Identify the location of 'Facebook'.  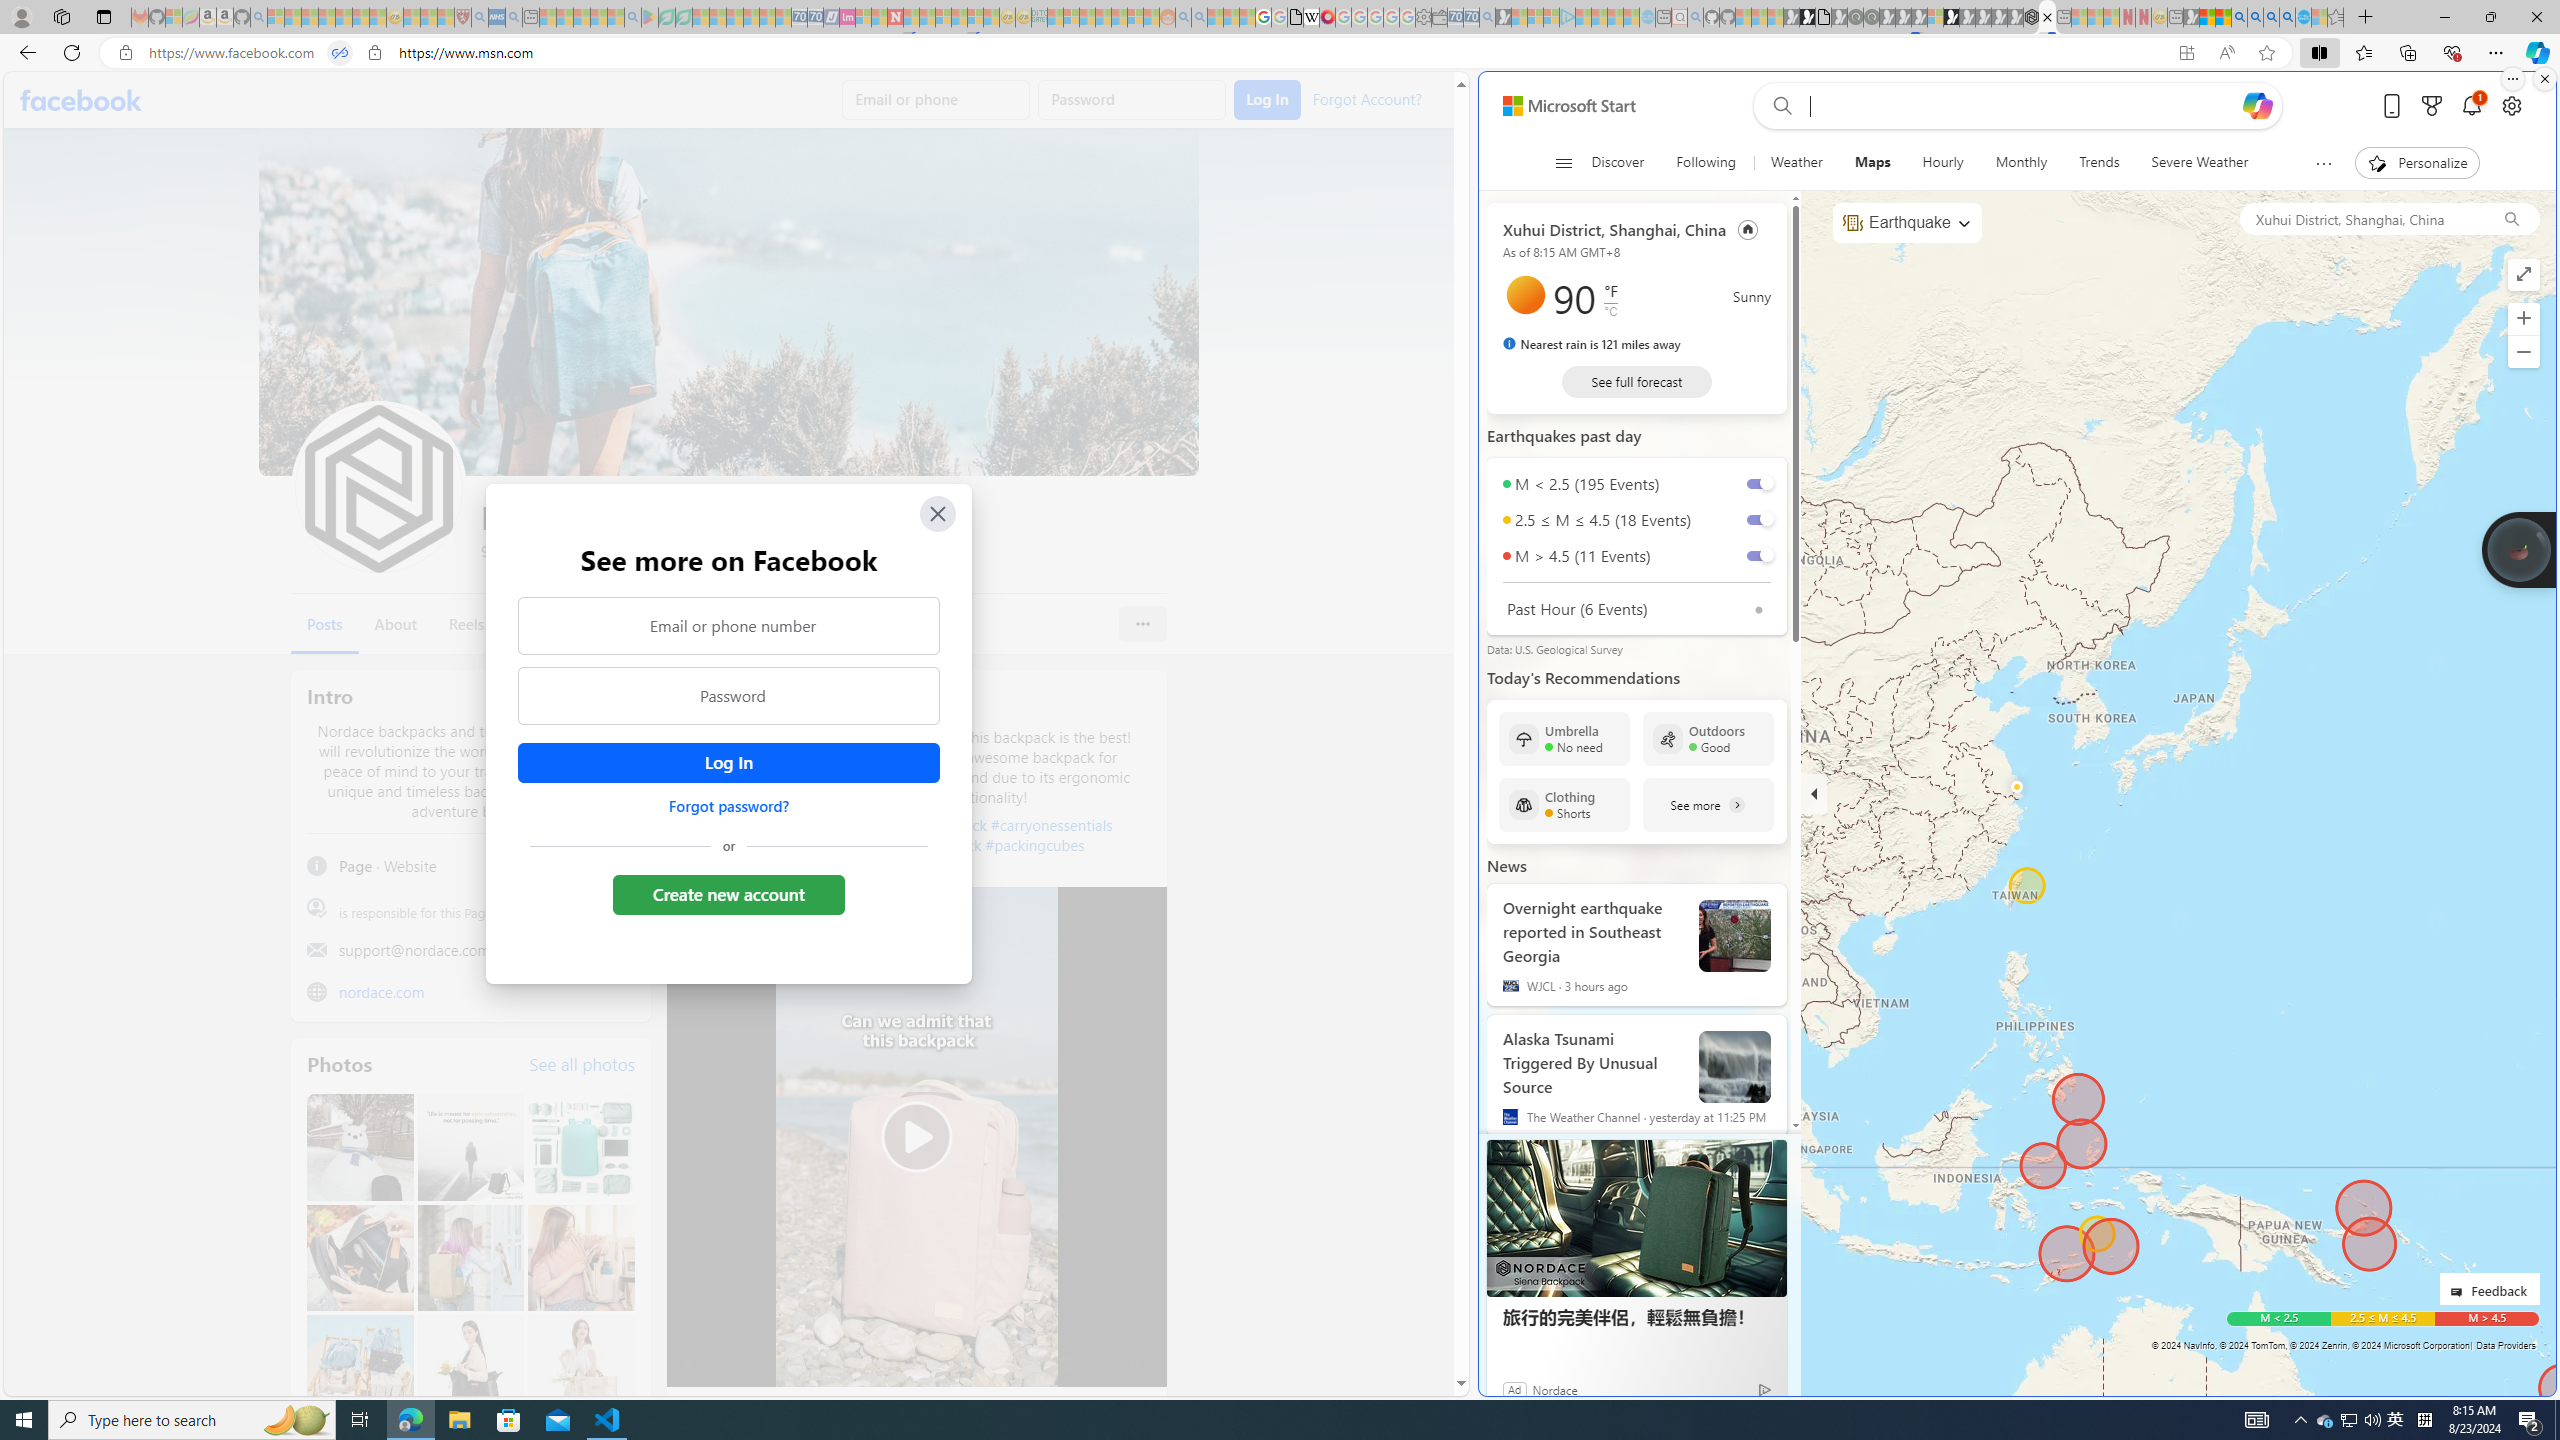
(81, 99).